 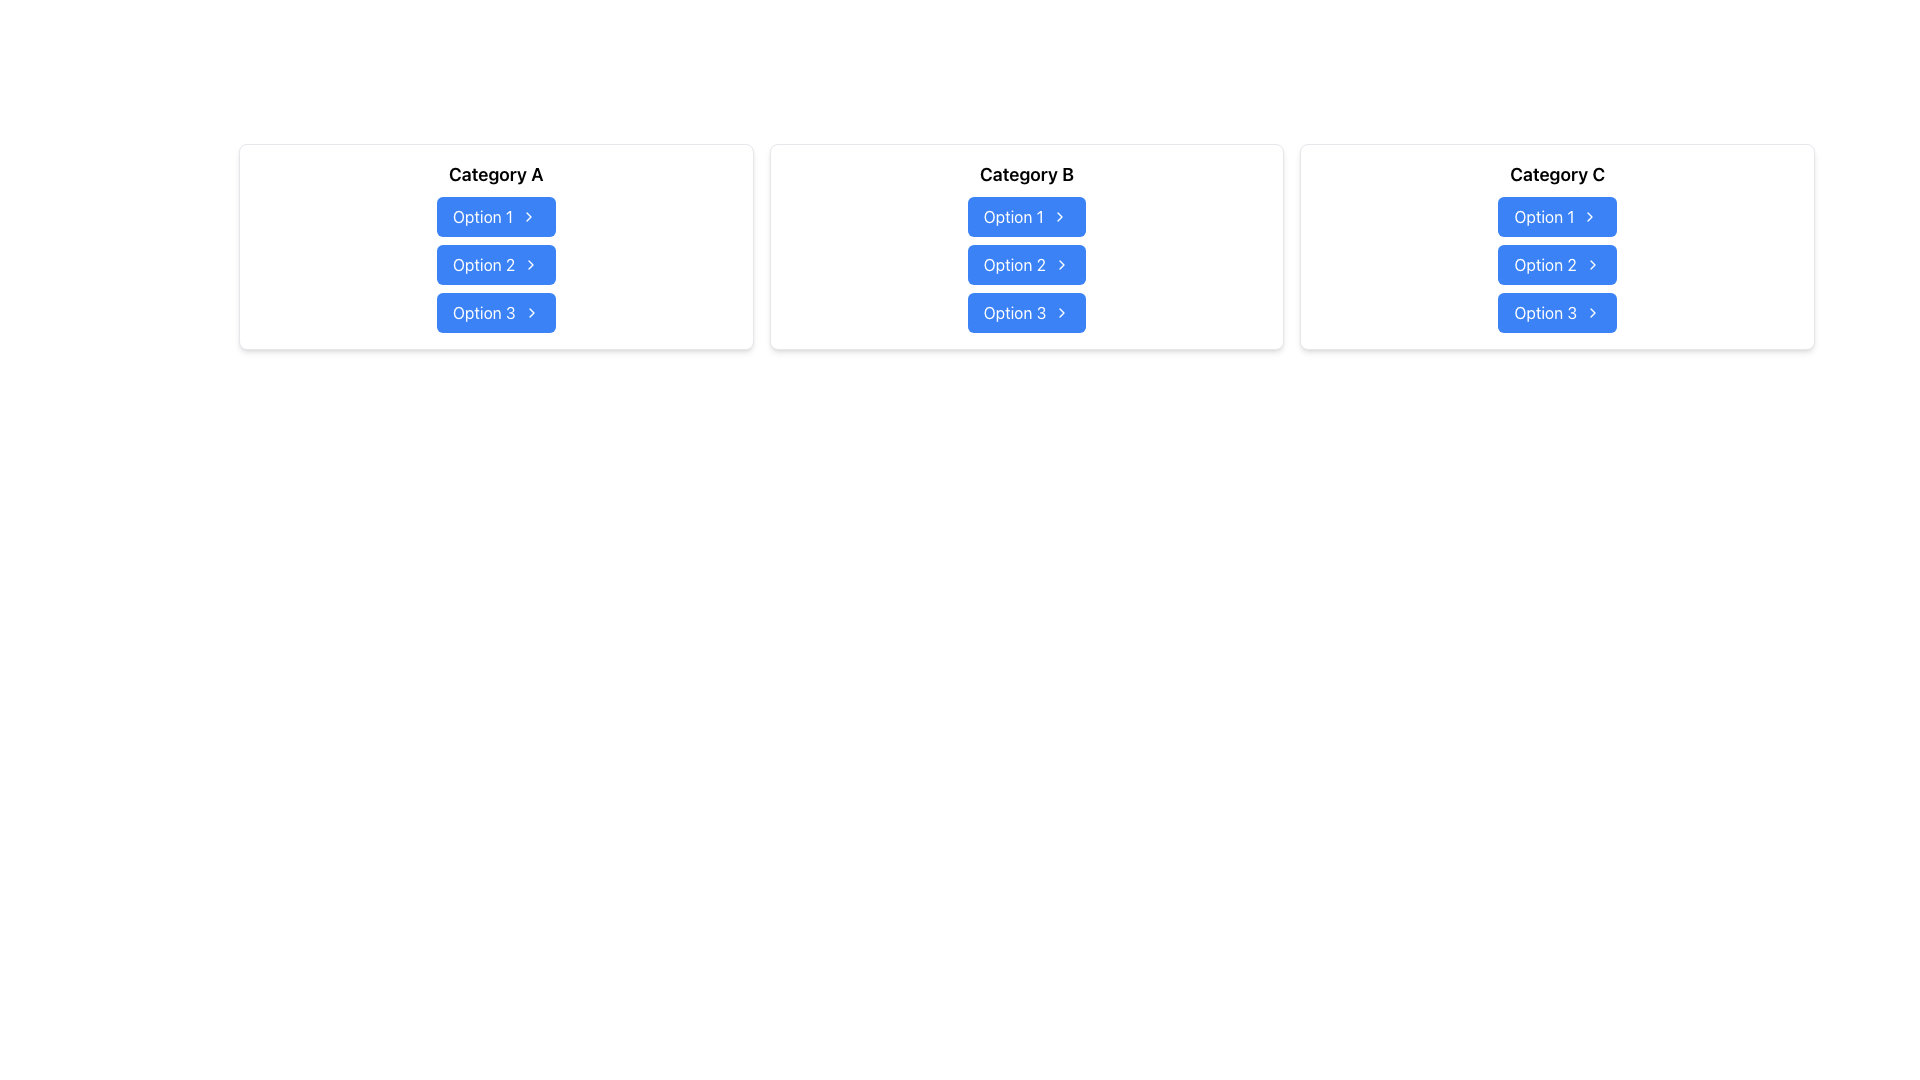 I want to click on the rightward chevron arrow icon located at the right edge of the blue button labeled 'Option 1' in the 'Category C' section, so click(x=1589, y=216).